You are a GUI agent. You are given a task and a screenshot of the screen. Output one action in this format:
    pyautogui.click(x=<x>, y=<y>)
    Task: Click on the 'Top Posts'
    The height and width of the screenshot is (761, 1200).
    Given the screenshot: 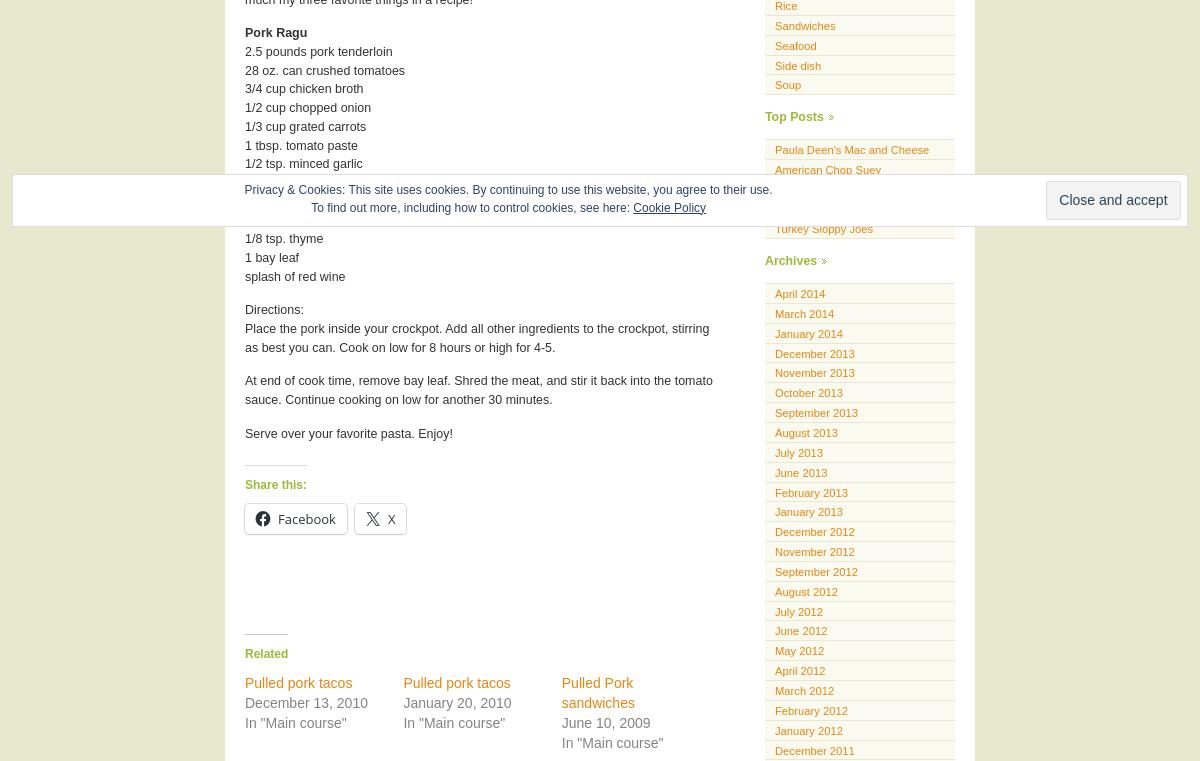 What is the action you would take?
    pyautogui.click(x=764, y=115)
    